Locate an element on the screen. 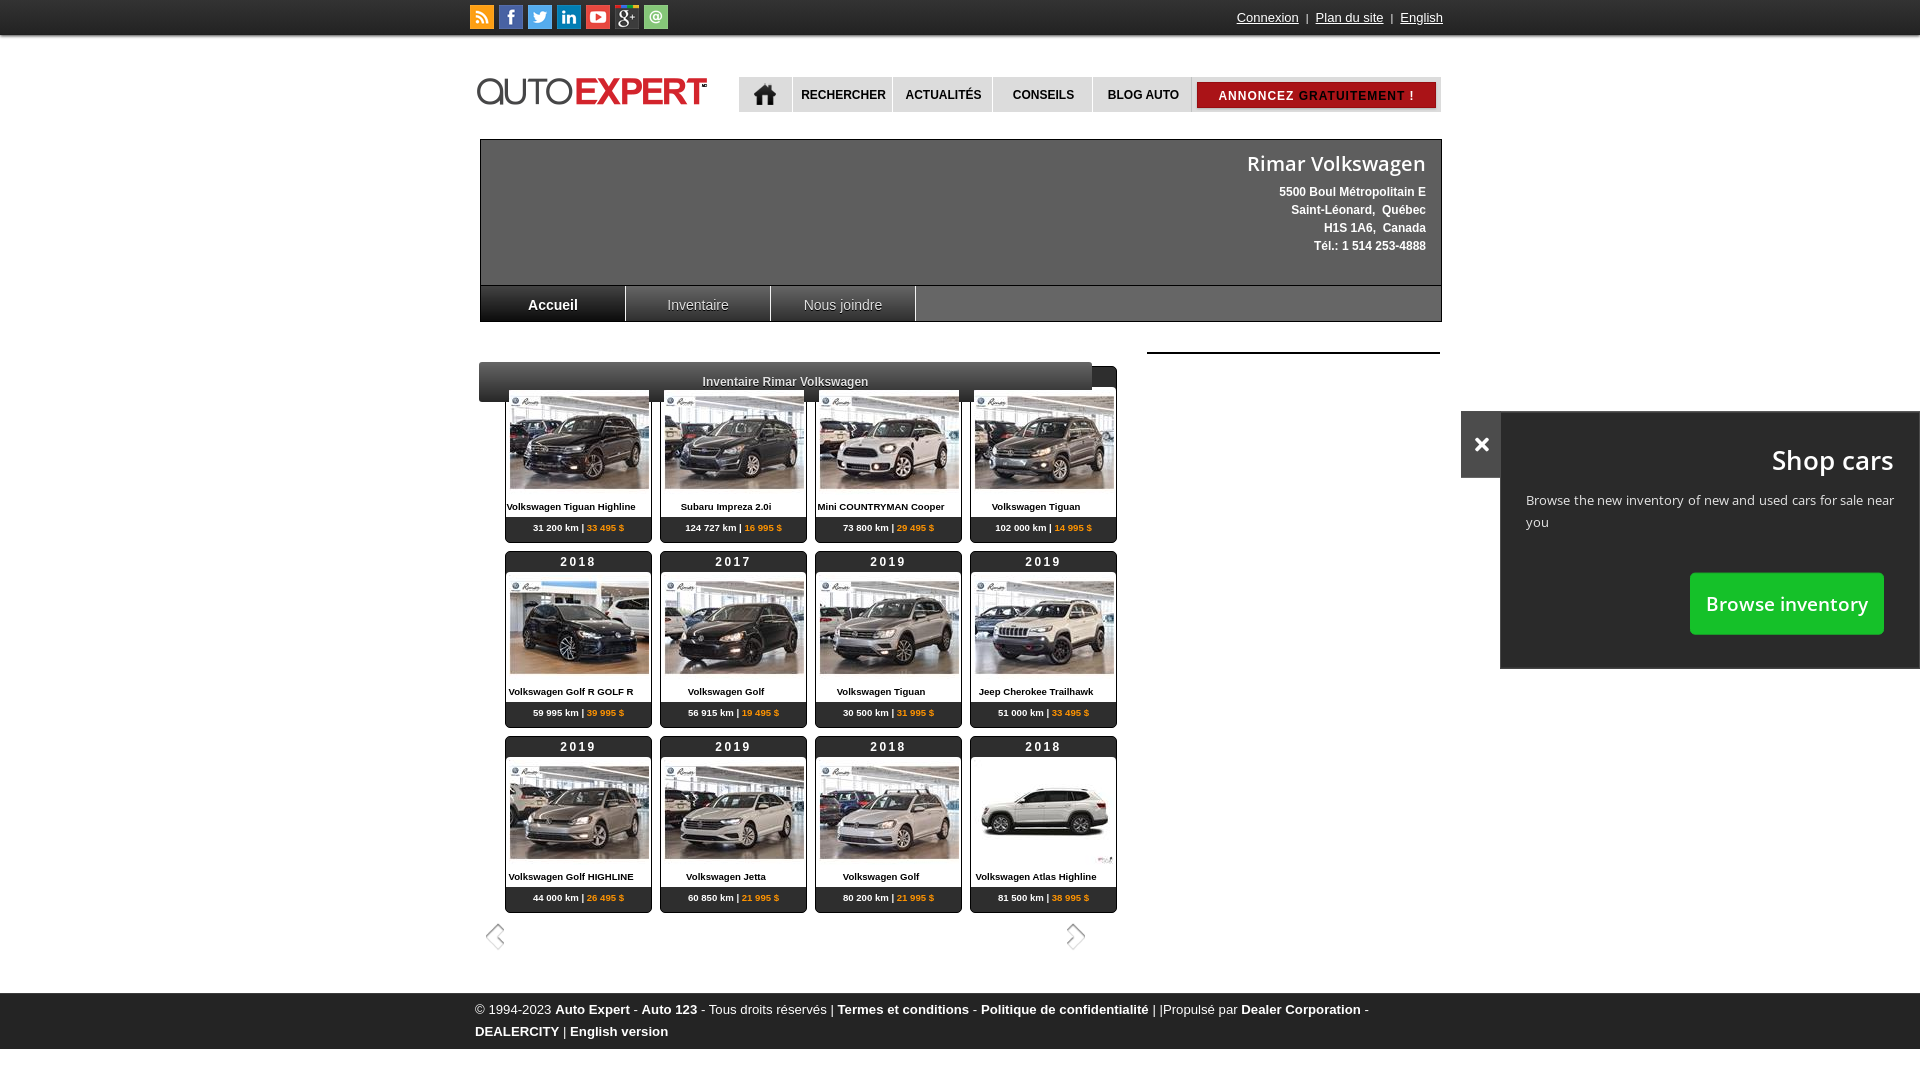 Image resolution: width=1920 pixels, height=1080 pixels. 'RECHERCHER' is located at coordinates (841, 94).